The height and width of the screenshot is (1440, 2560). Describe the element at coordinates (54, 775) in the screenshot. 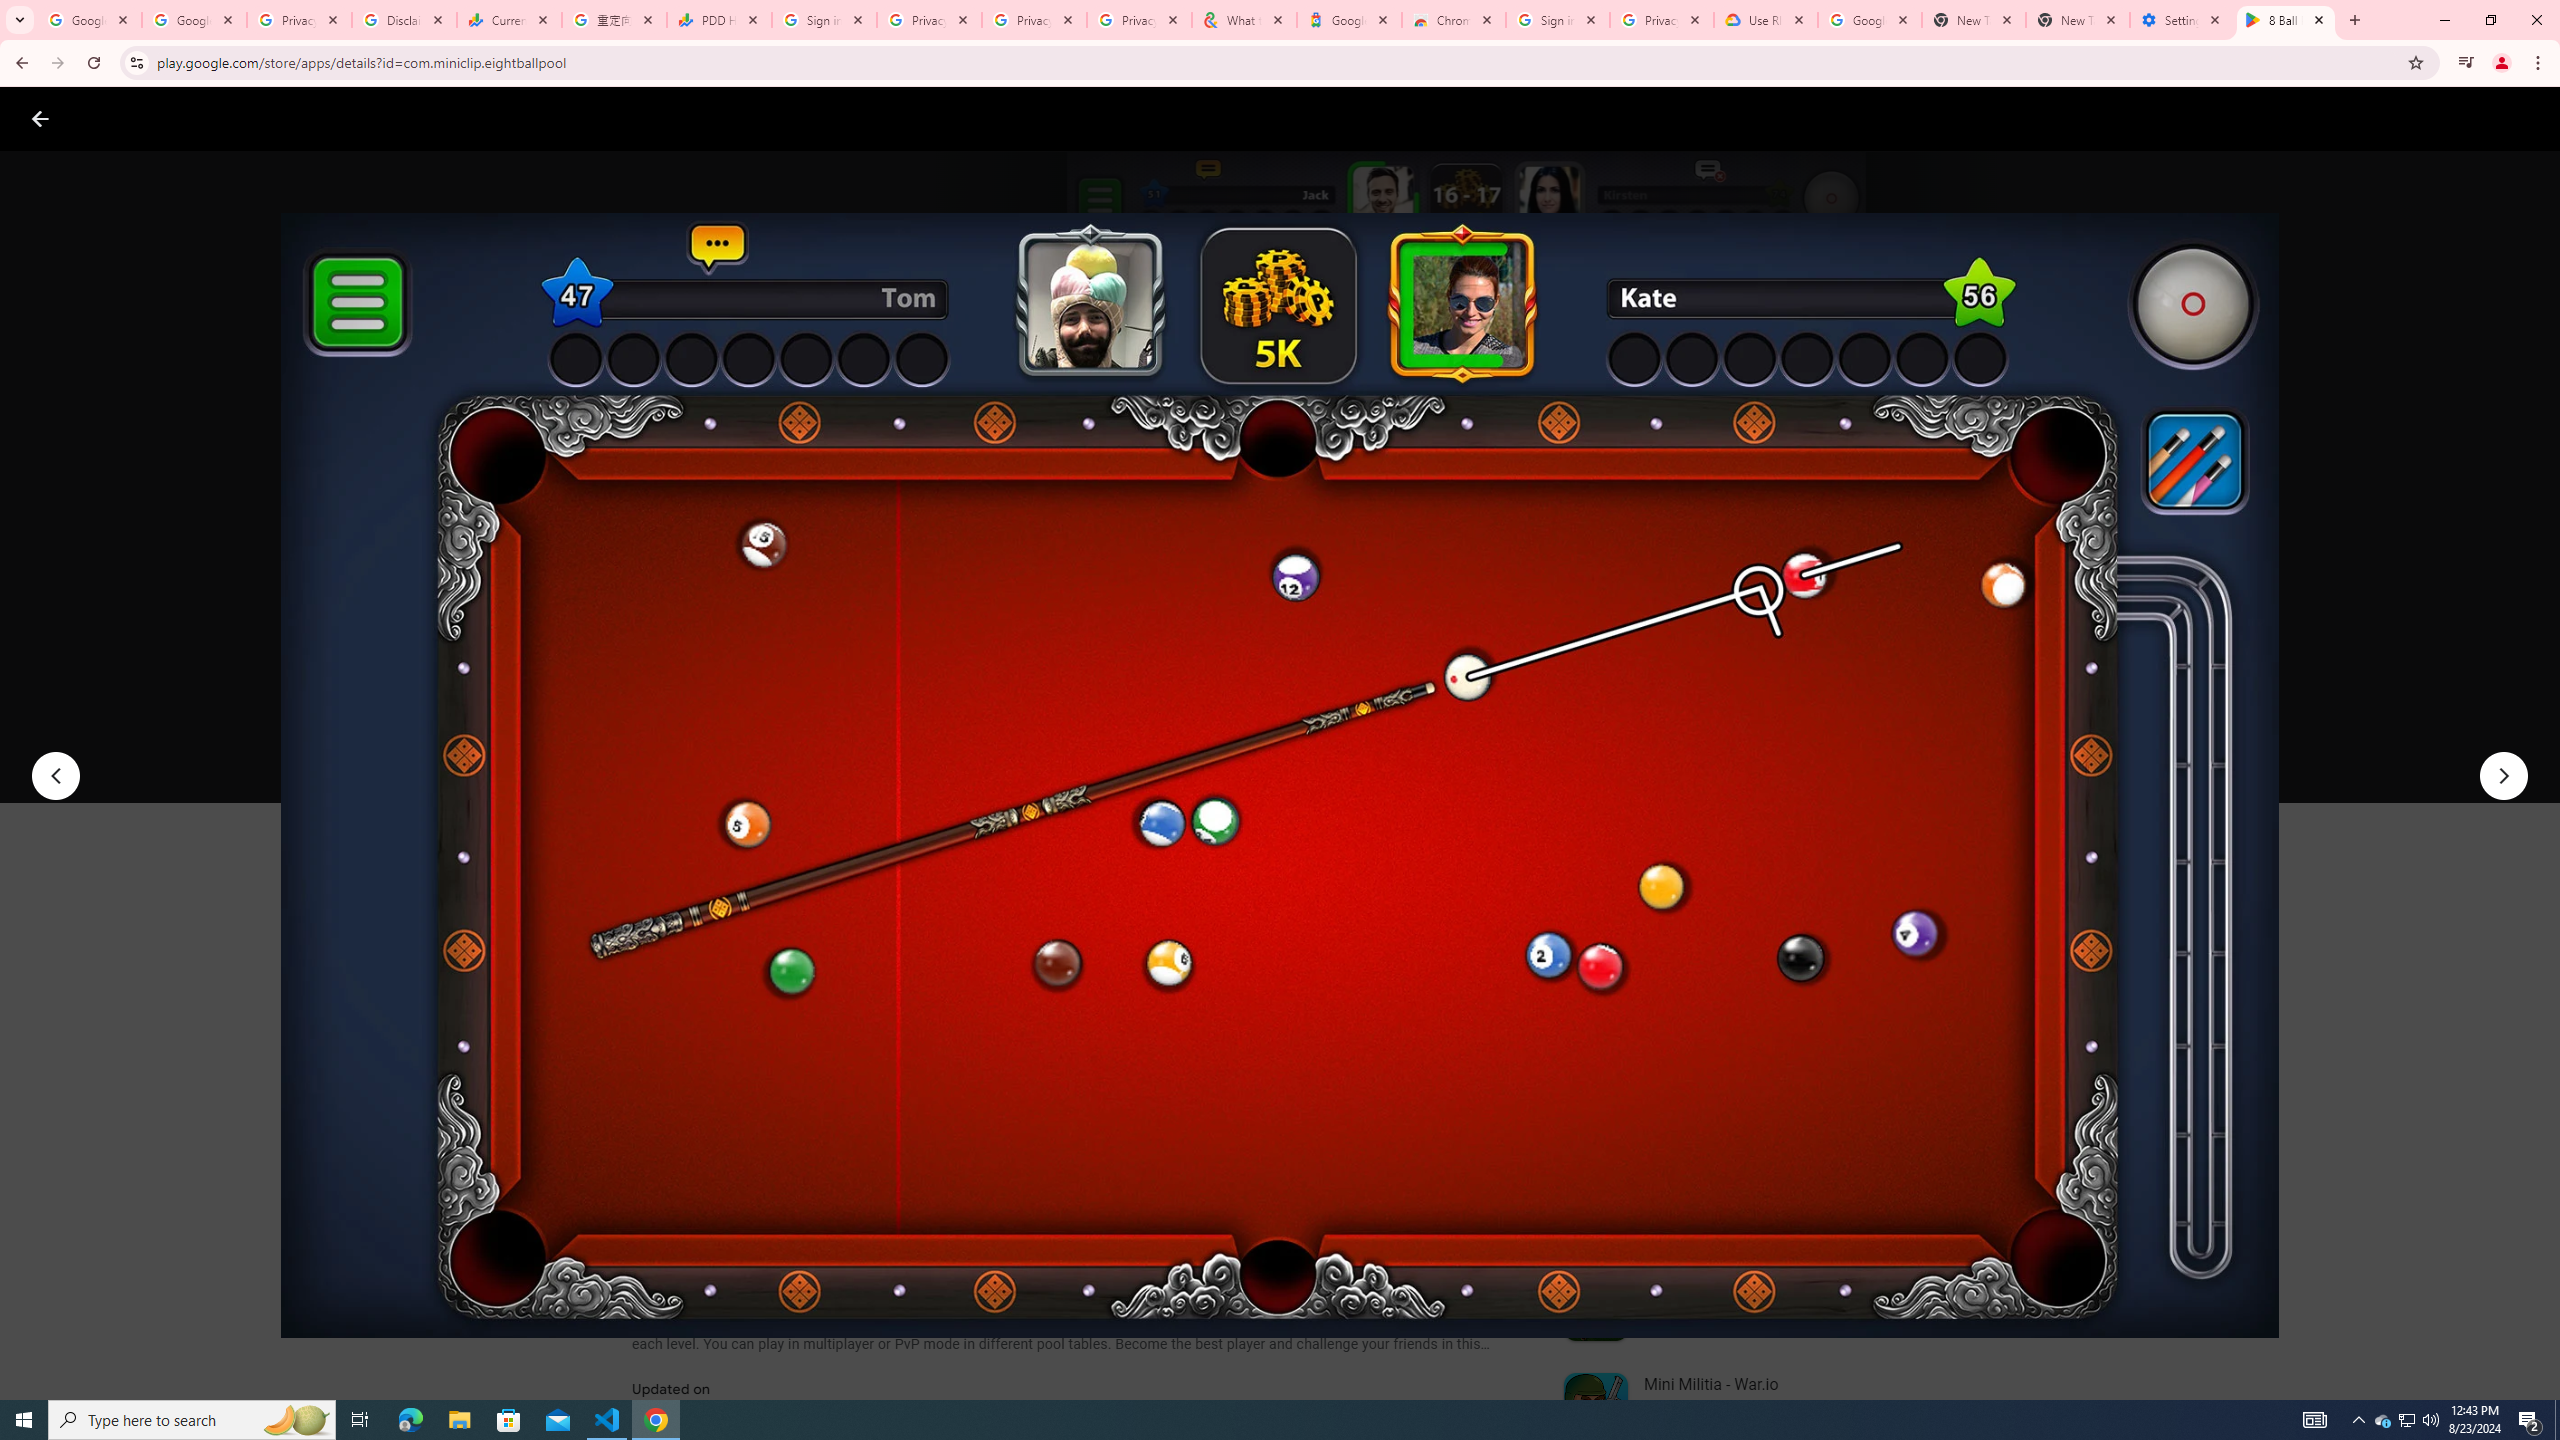

I see `'Previous'` at that location.